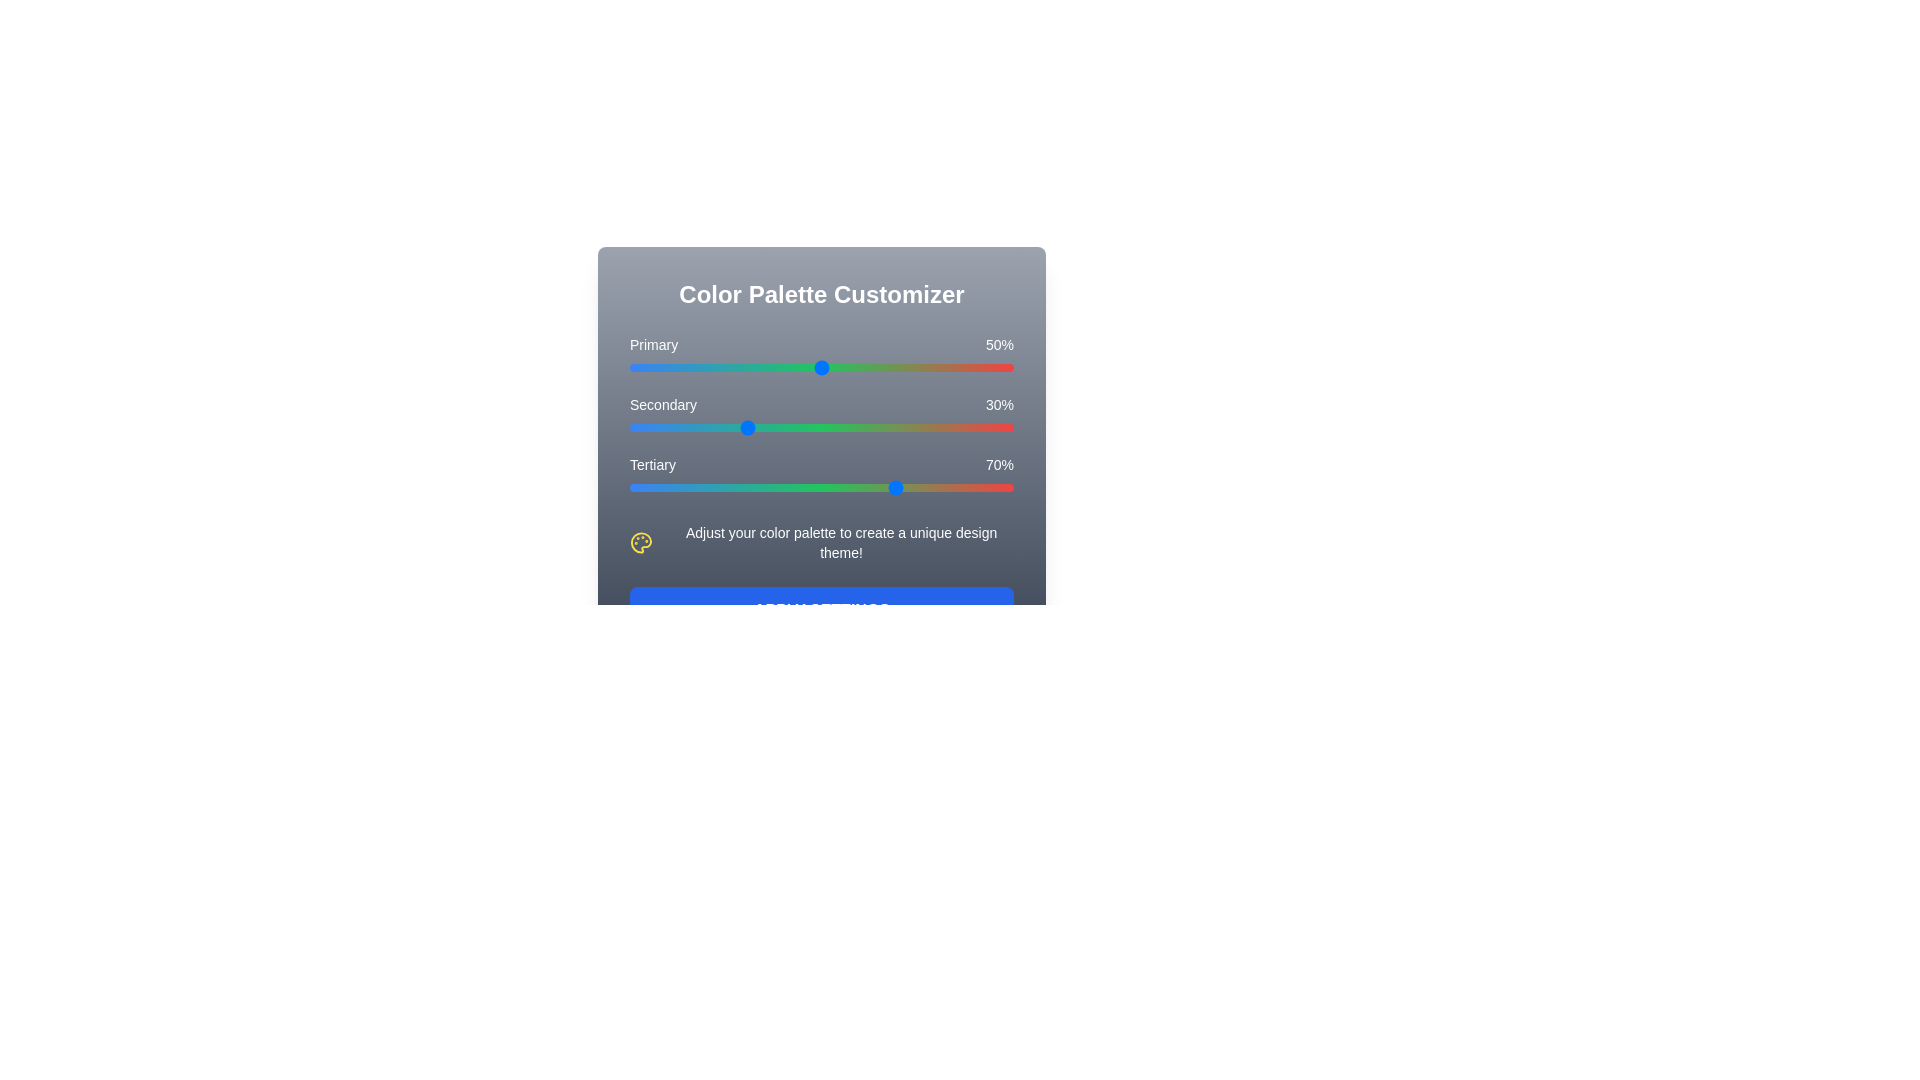 Image resolution: width=1920 pixels, height=1080 pixels. What do you see at coordinates (841, 488) in the screenshot?
I see `the tertiary color value` at bounding box center [841, 488].